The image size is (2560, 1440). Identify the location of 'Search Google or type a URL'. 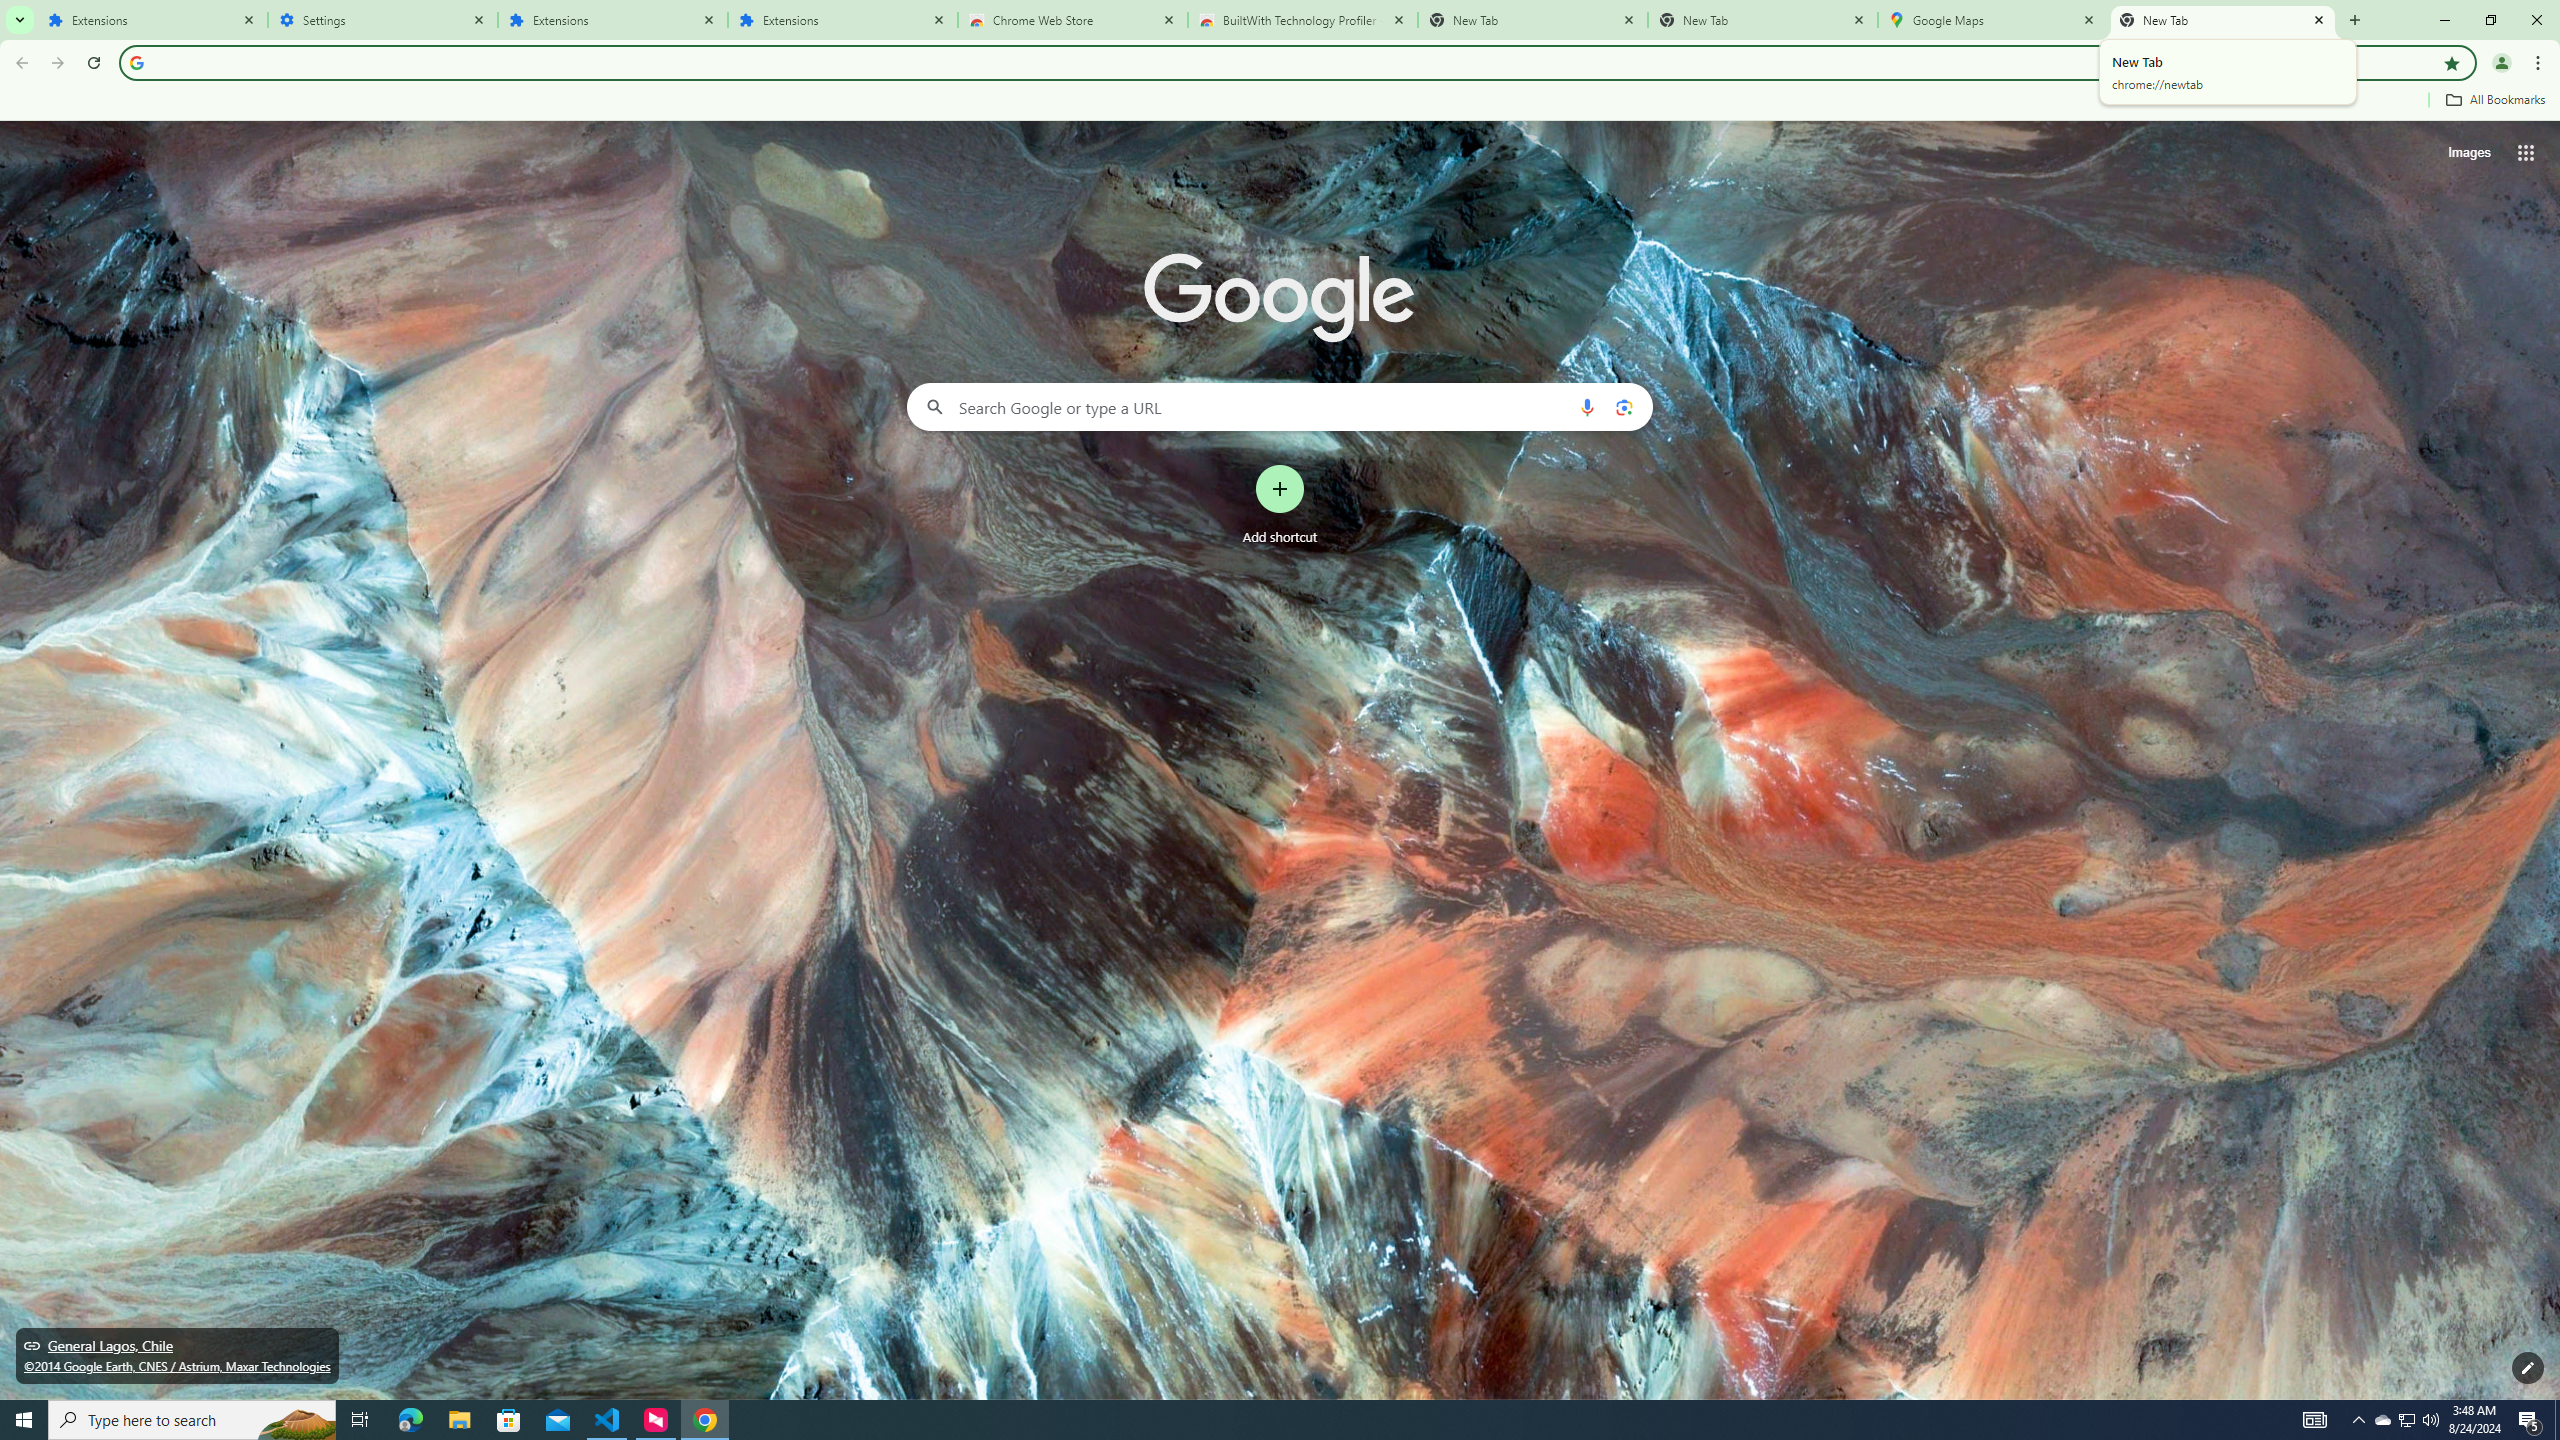
(1280, 405).